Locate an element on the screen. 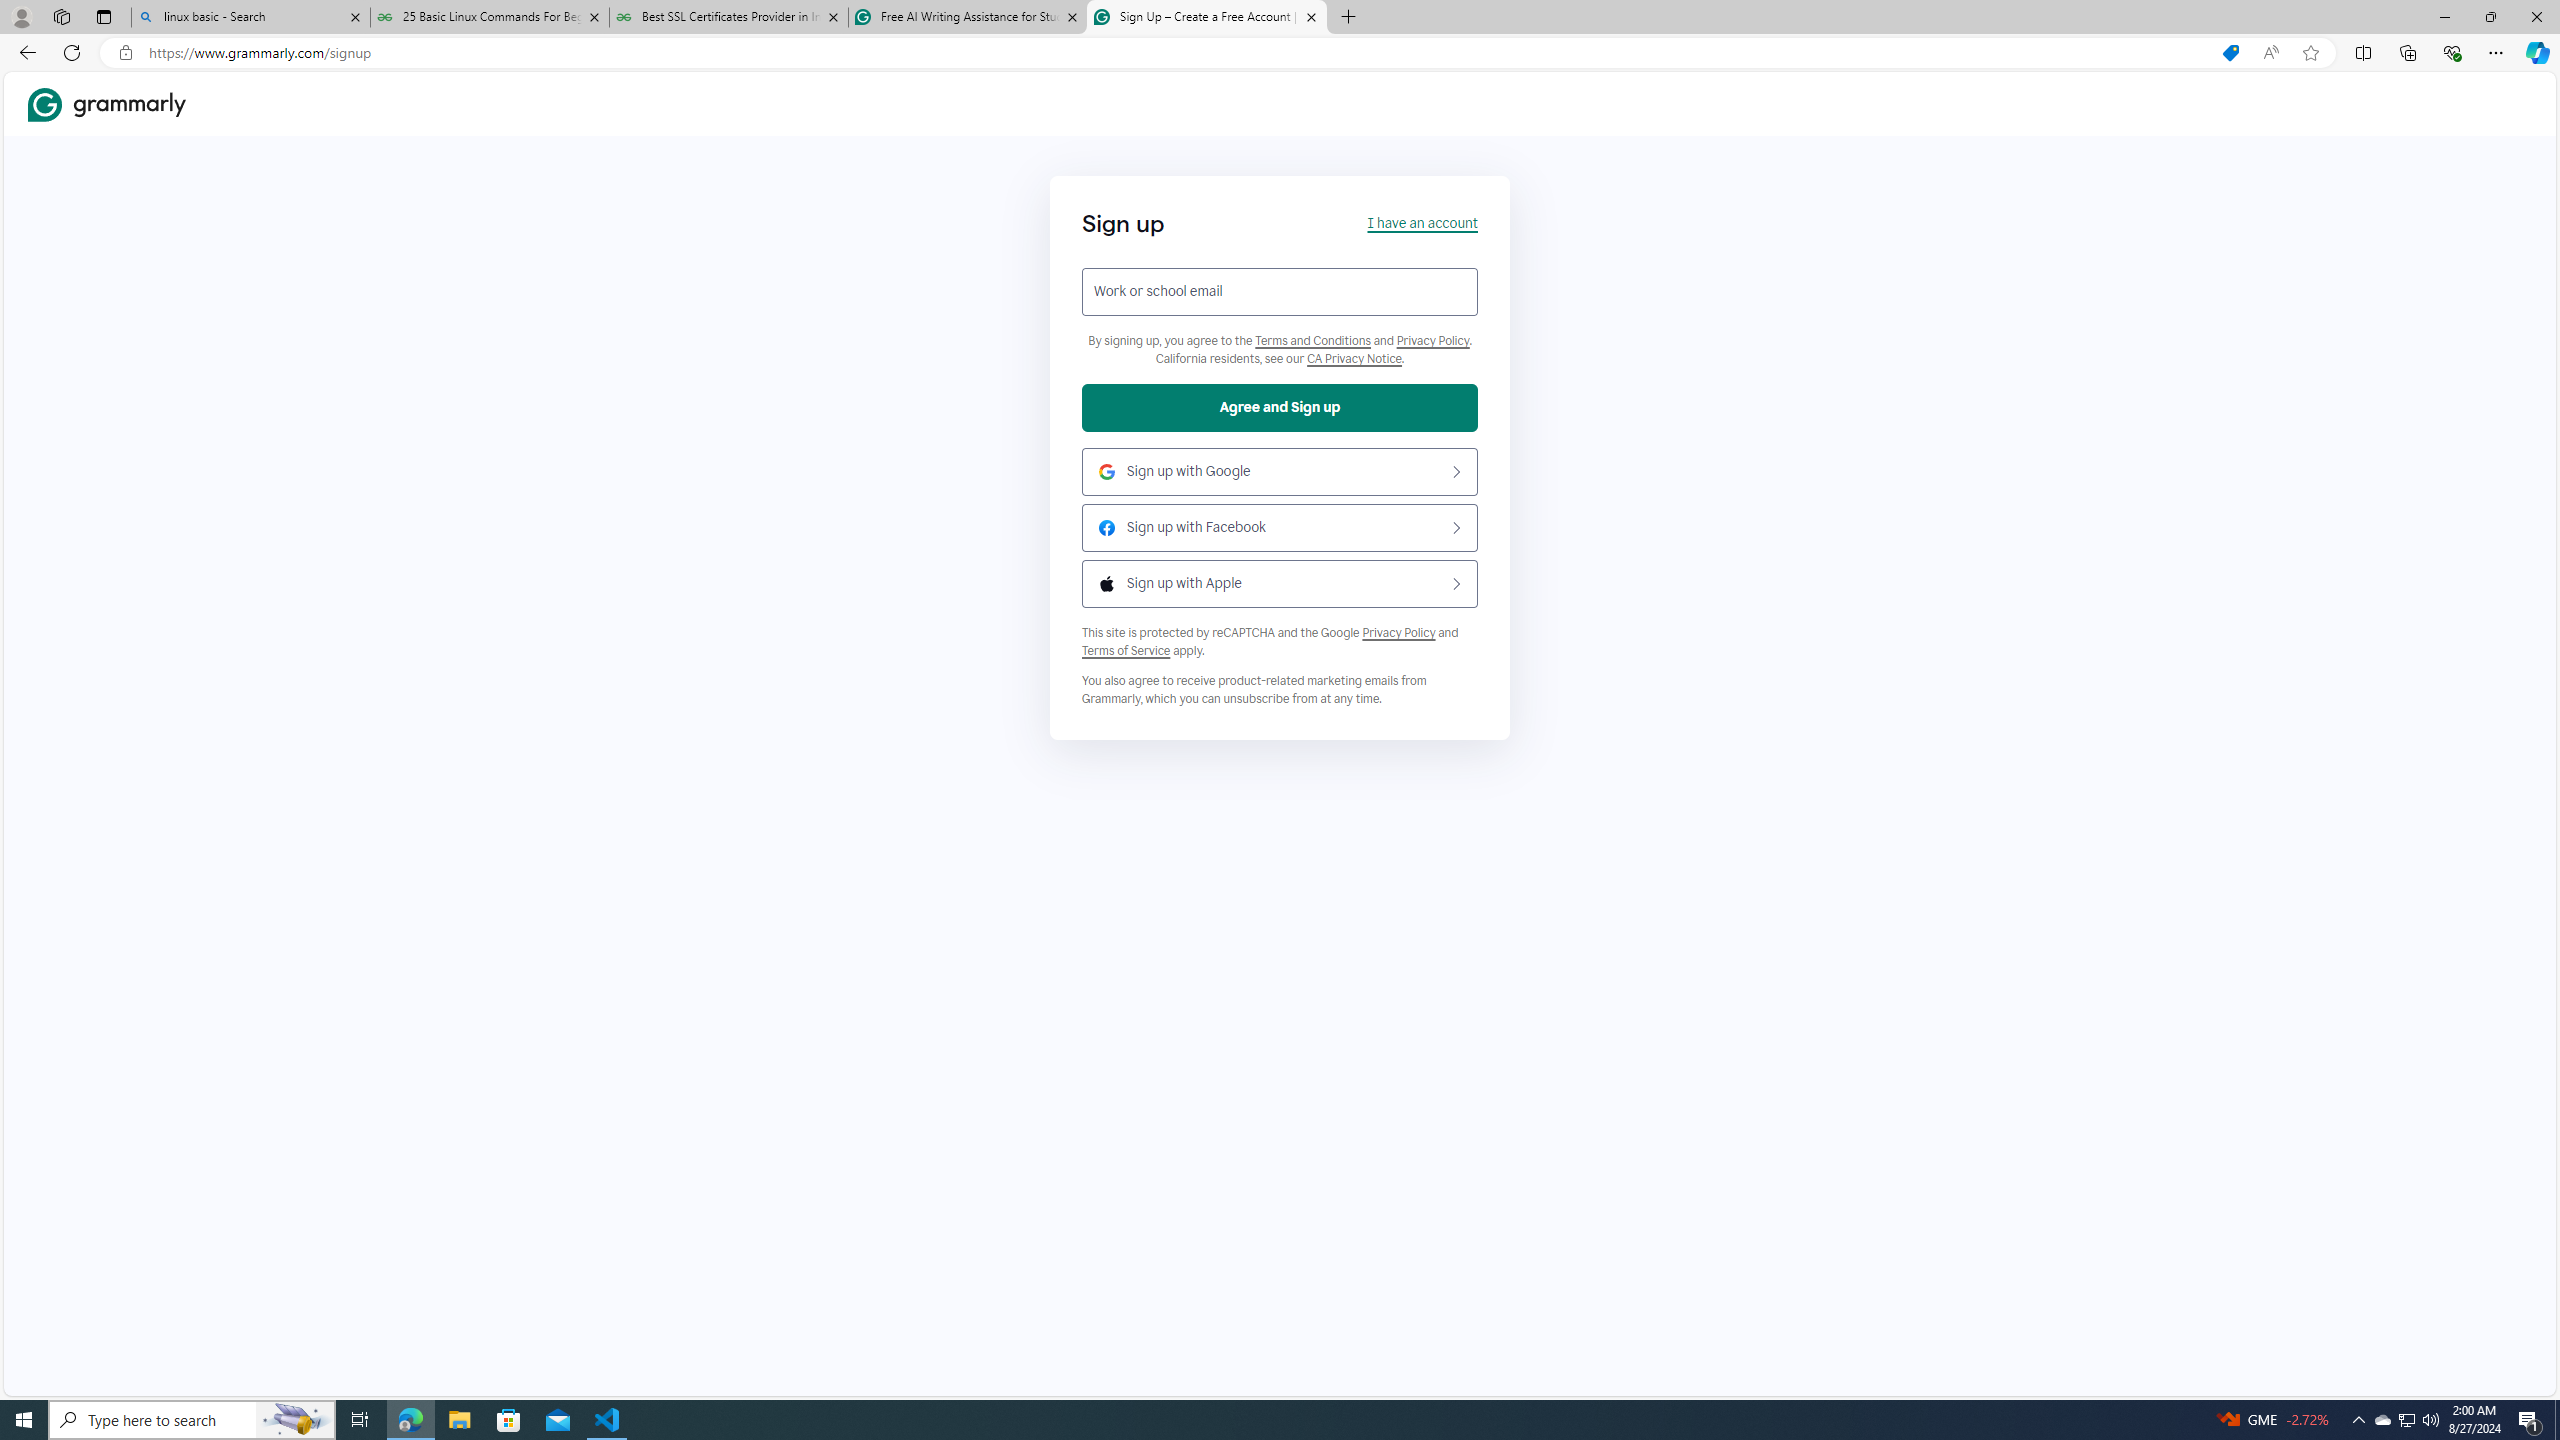 The image size is (2560, 1440). 'Grammarly Home' is located at coordinates (106, 103).